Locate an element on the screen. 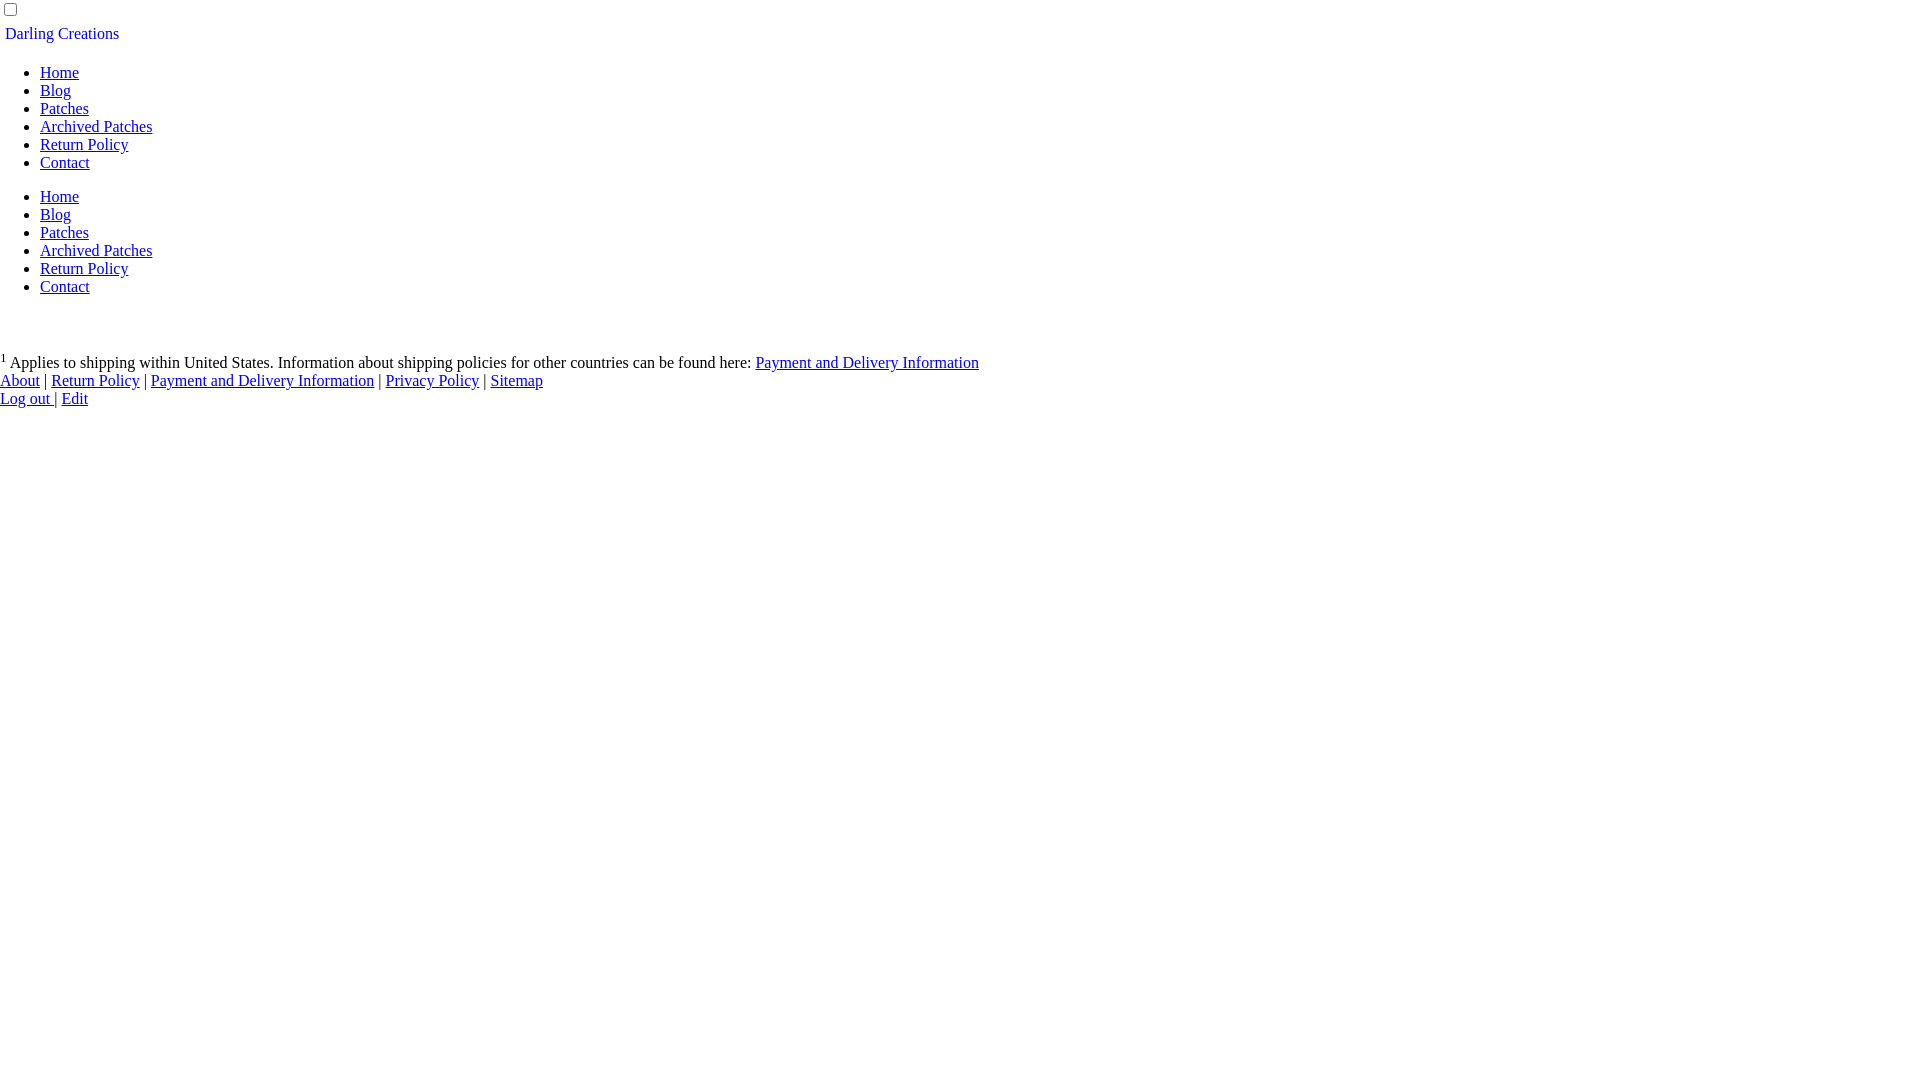  'Archived Patches' is located at coordinates (95, 126).